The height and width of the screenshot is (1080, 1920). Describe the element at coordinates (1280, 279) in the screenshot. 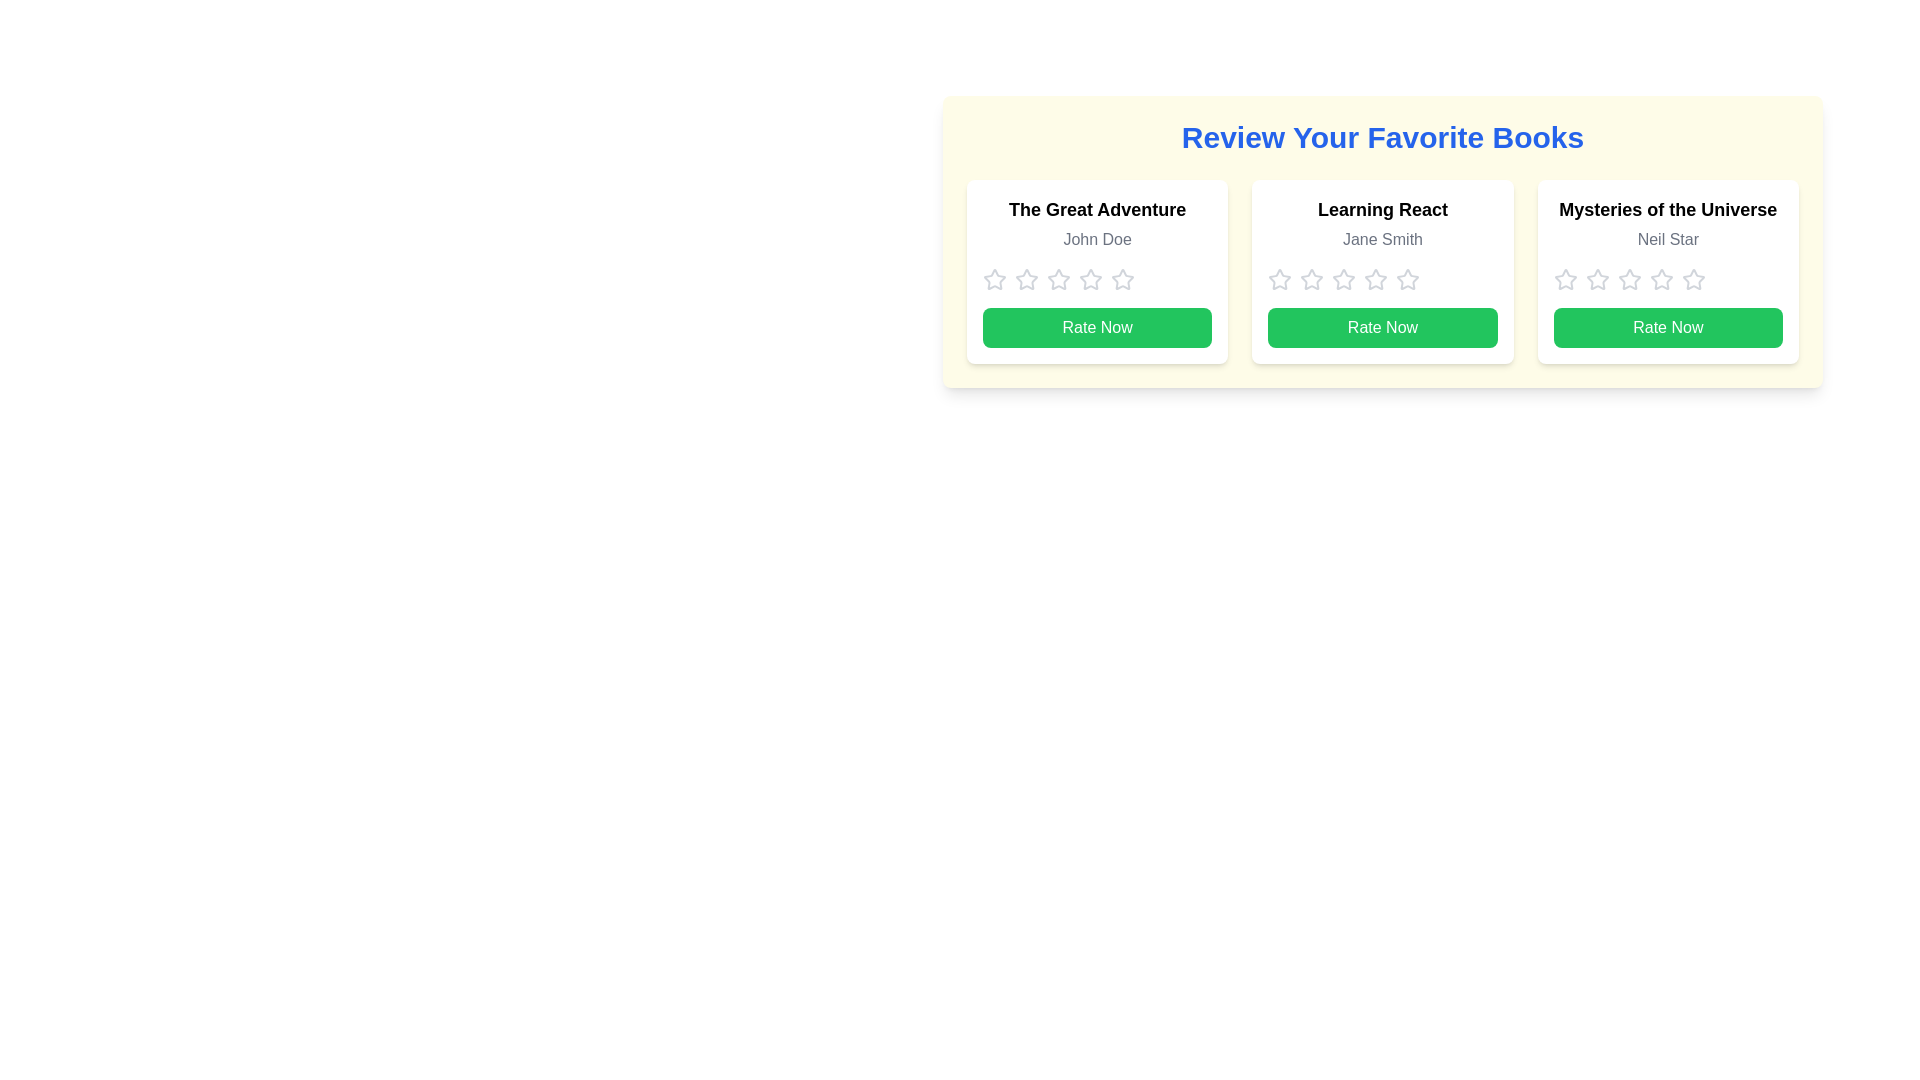

I see `the star-shaped rating icon button, which is the second icon from the left under the 'Learning React' section of the interface` at that location.